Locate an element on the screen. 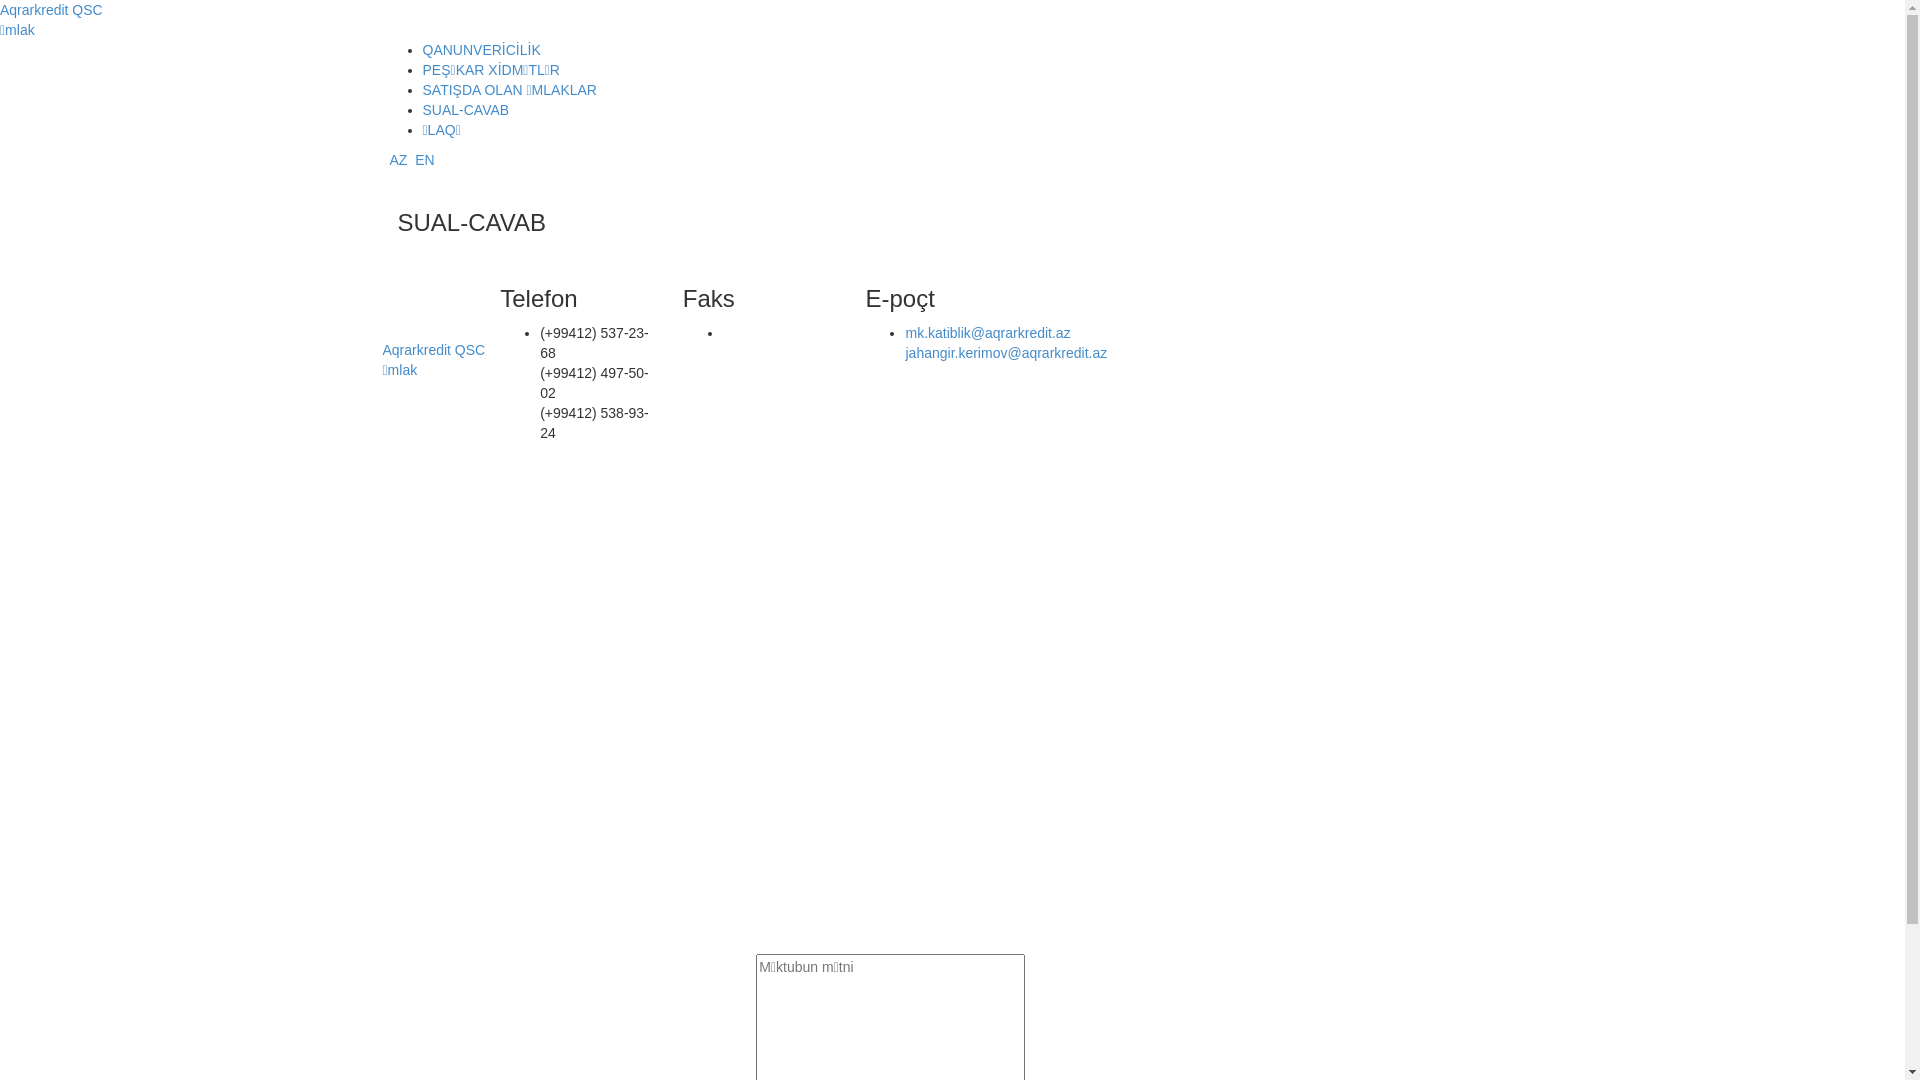  'mk.katiblik@aqrarkredit.az is located at coordinates (1006, 342).